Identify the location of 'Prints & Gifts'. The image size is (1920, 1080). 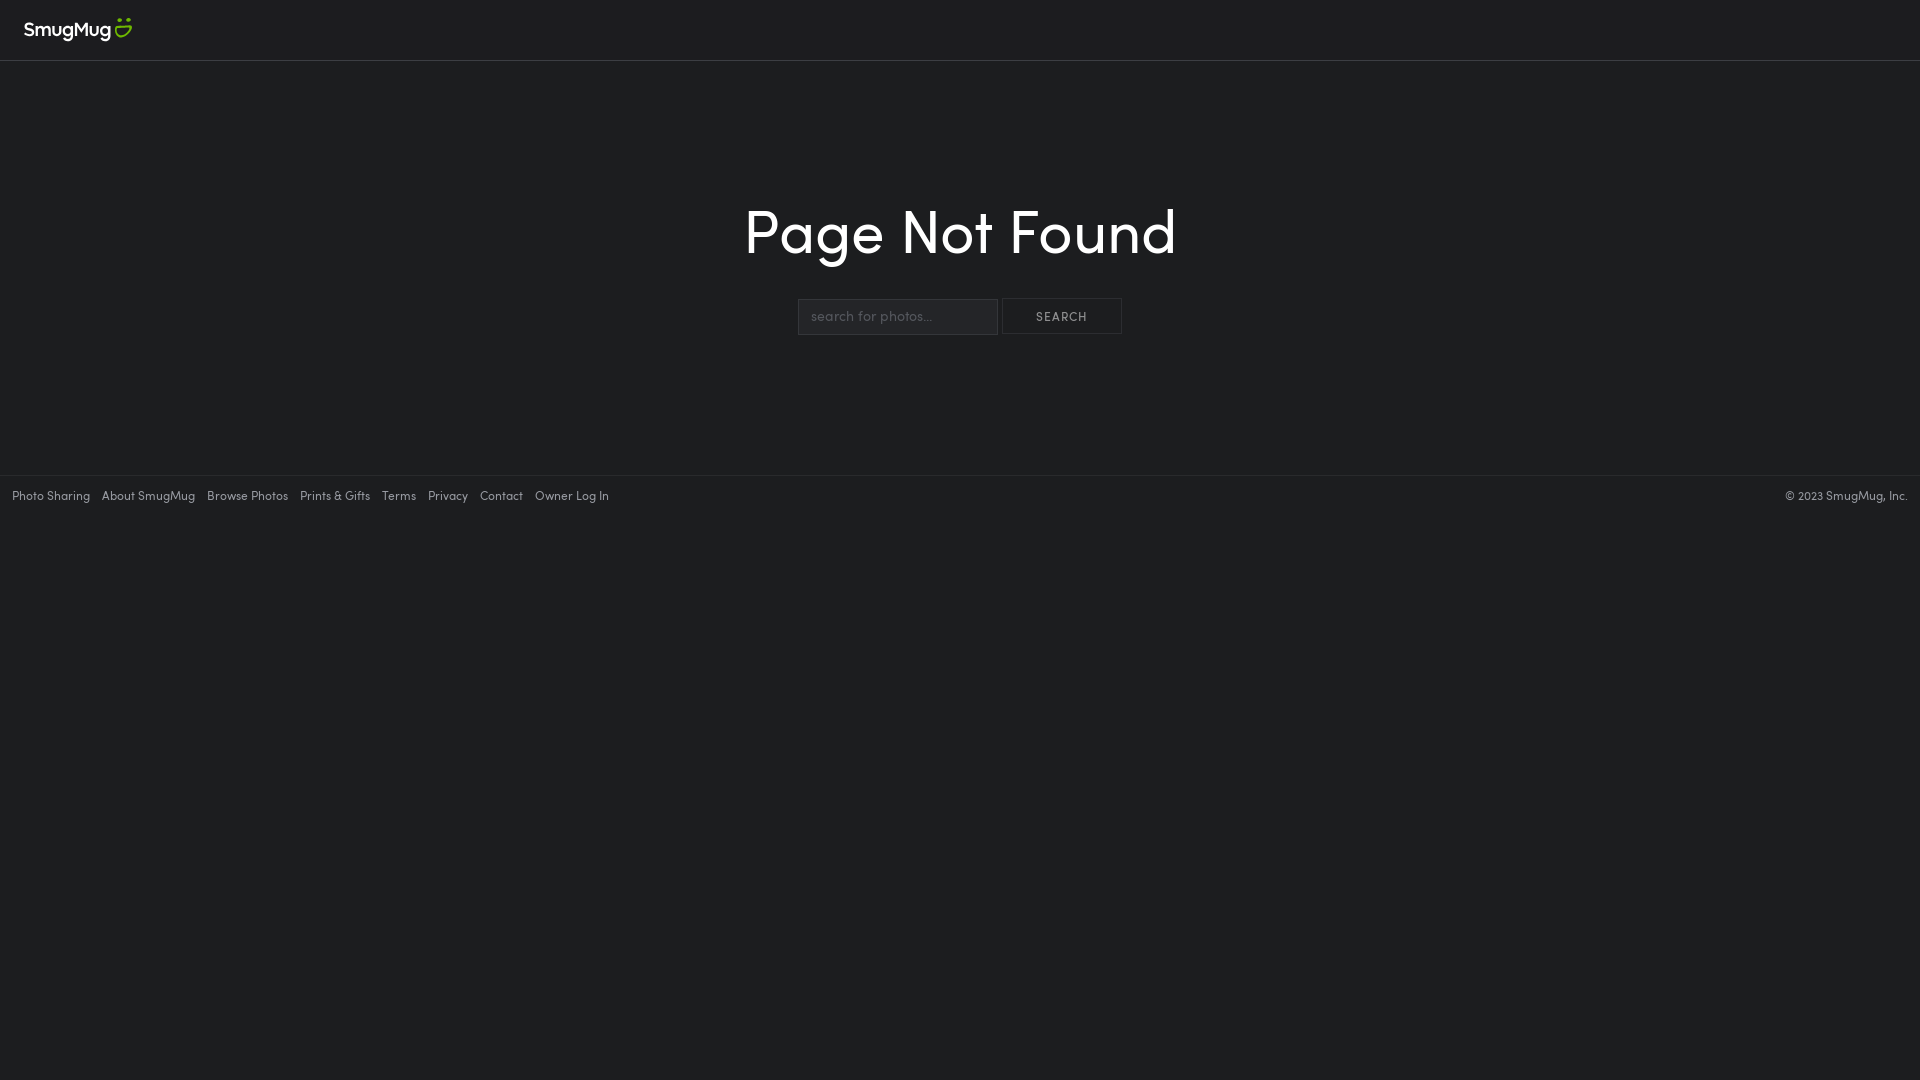
(335, 494).